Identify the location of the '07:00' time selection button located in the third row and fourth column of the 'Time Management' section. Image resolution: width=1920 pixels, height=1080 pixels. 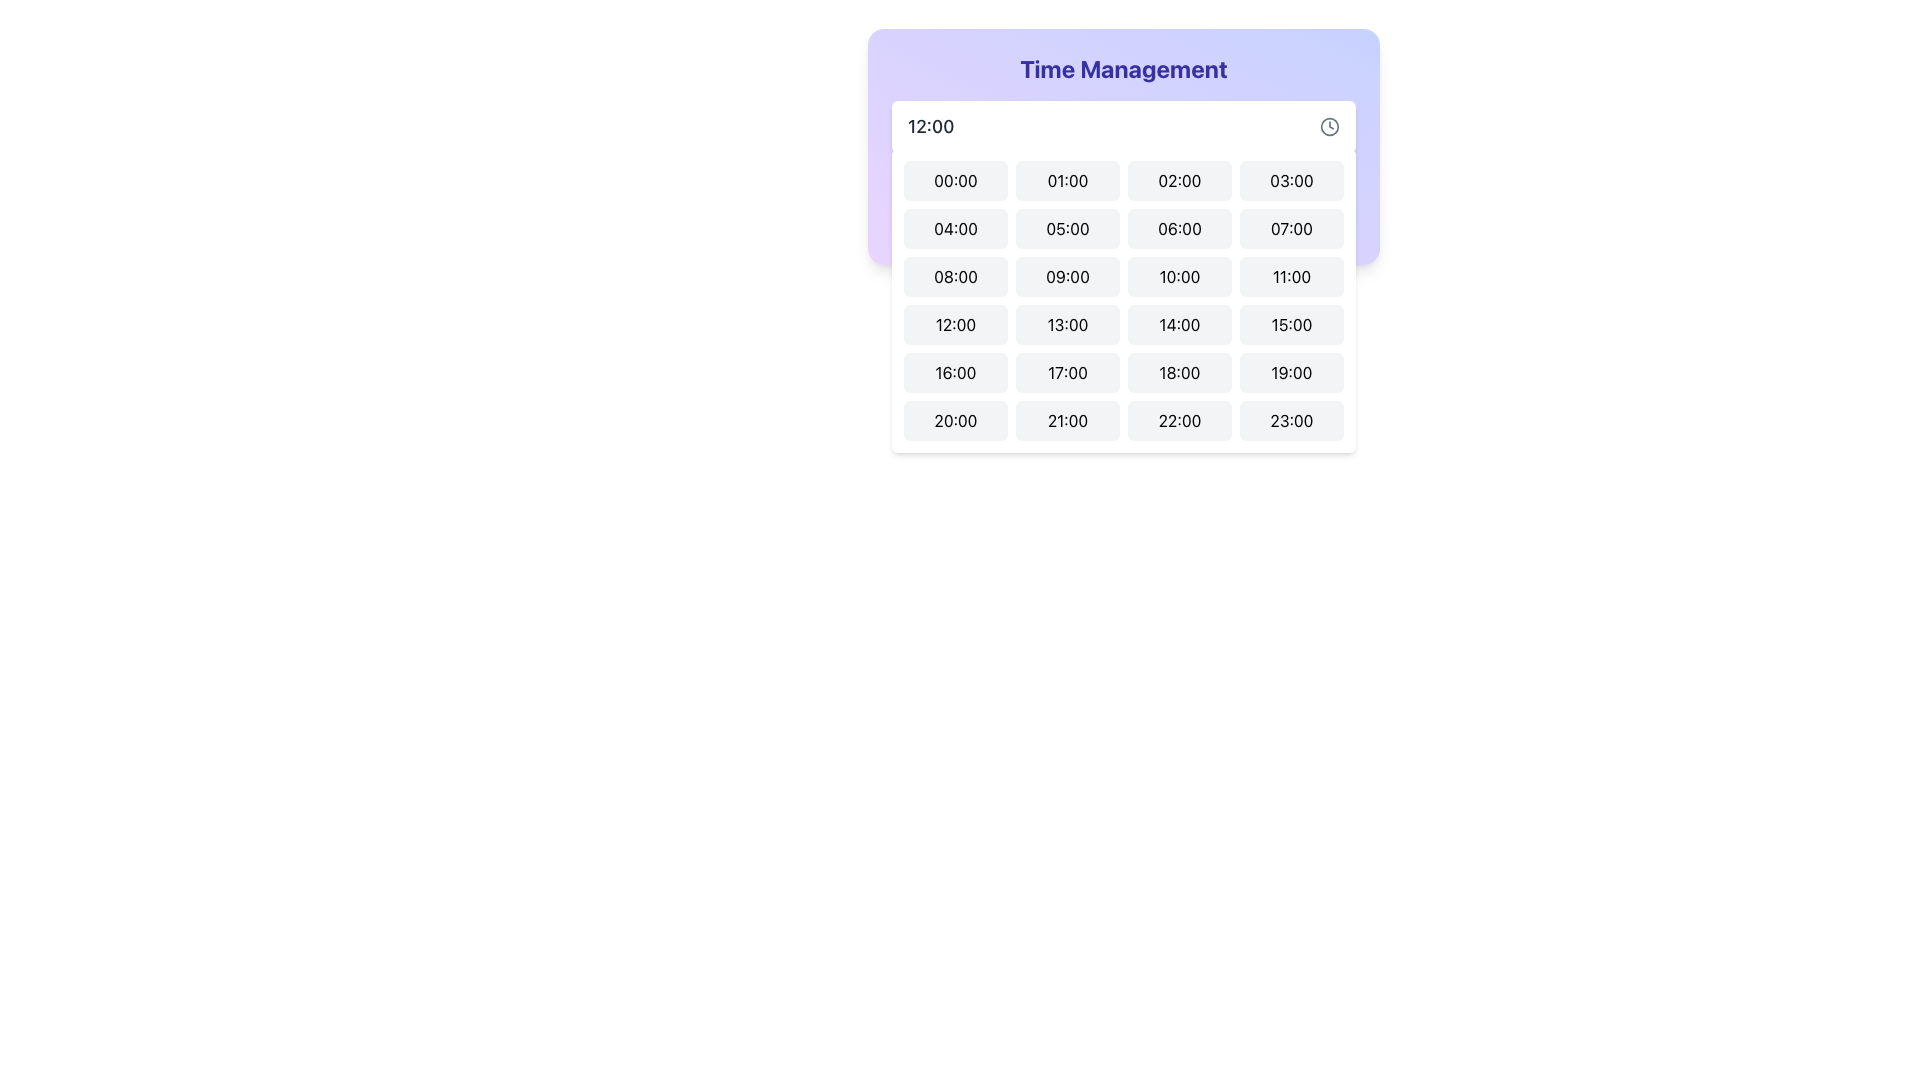
(1291, 227).